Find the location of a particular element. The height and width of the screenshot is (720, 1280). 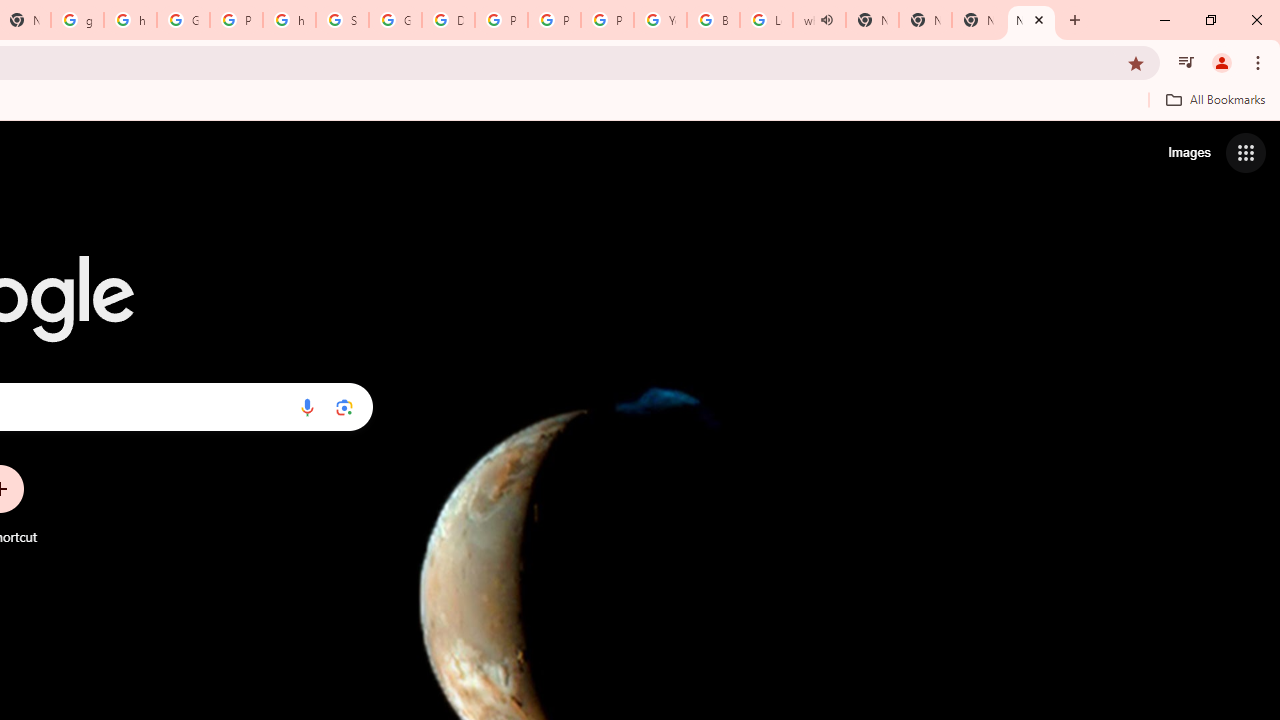

'Privacy Help Center - Policies Help' is located at coordinates (554, 20).